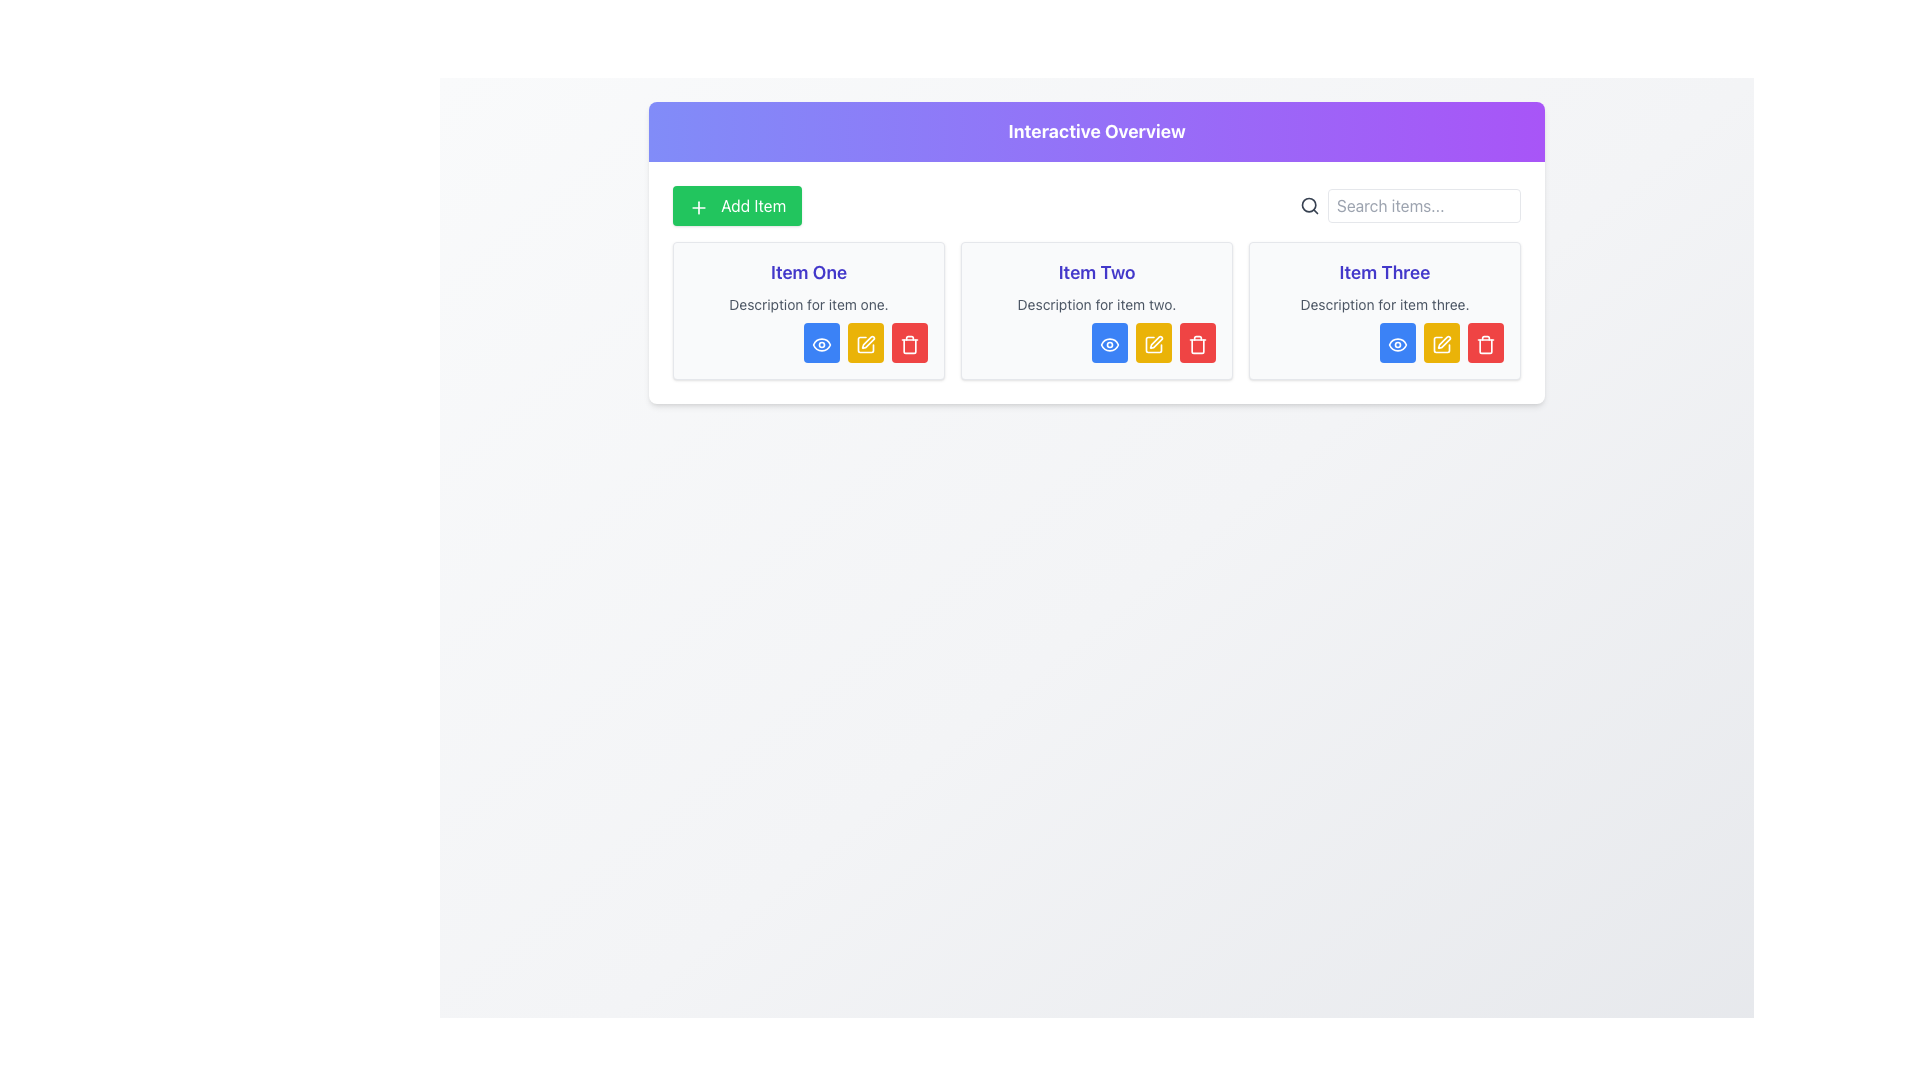  Describe the element at coordinates (1156, 341) in the screenshot. I see `the pen icon located in the action icons section below the 'Item Two' card` at that location.